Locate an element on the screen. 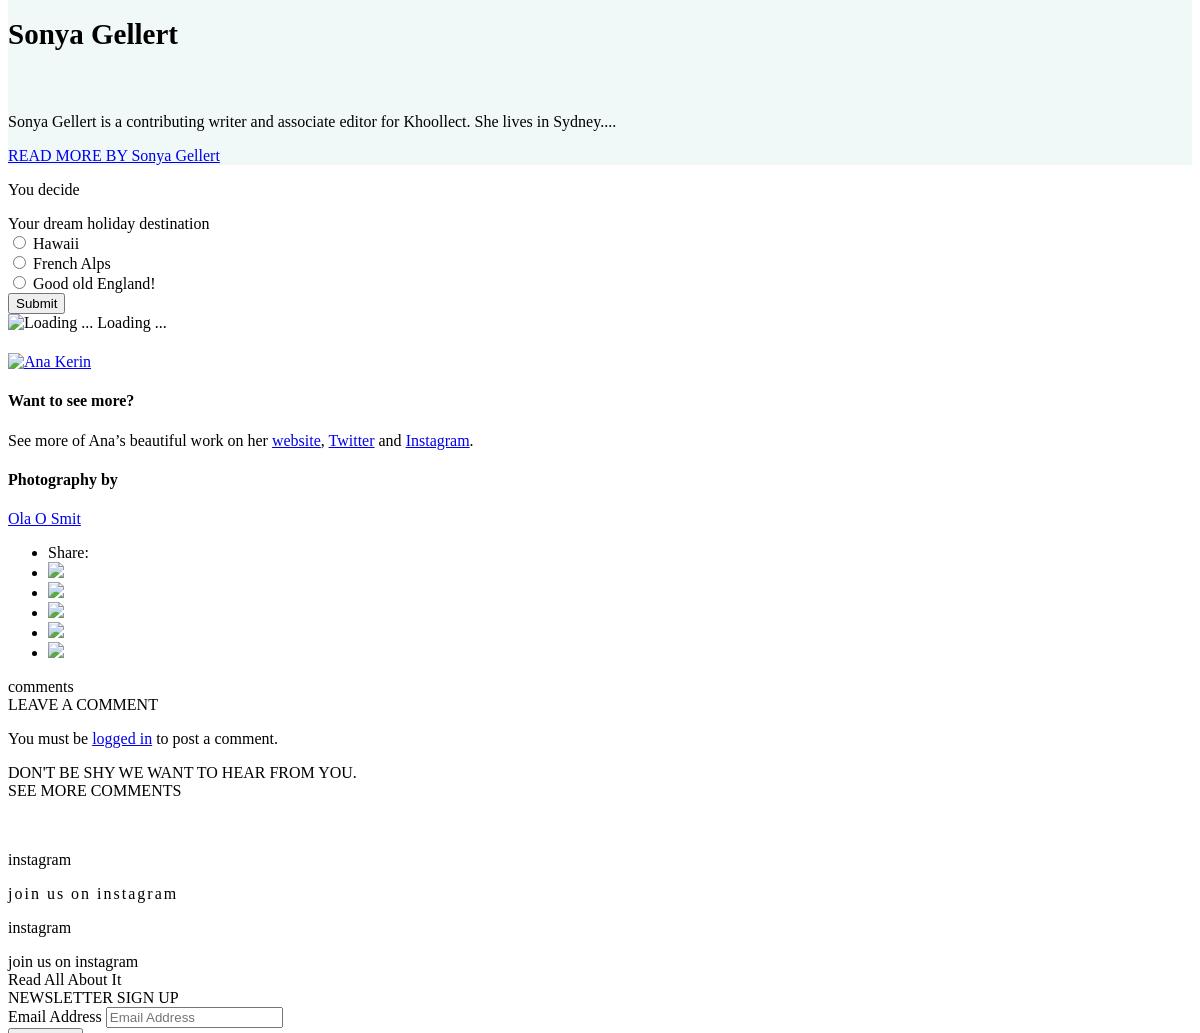 The height and width of the screenshot is (1033, 1200). 'NEWSLETTER SIGN UP' is located at coordinates (8, 996).